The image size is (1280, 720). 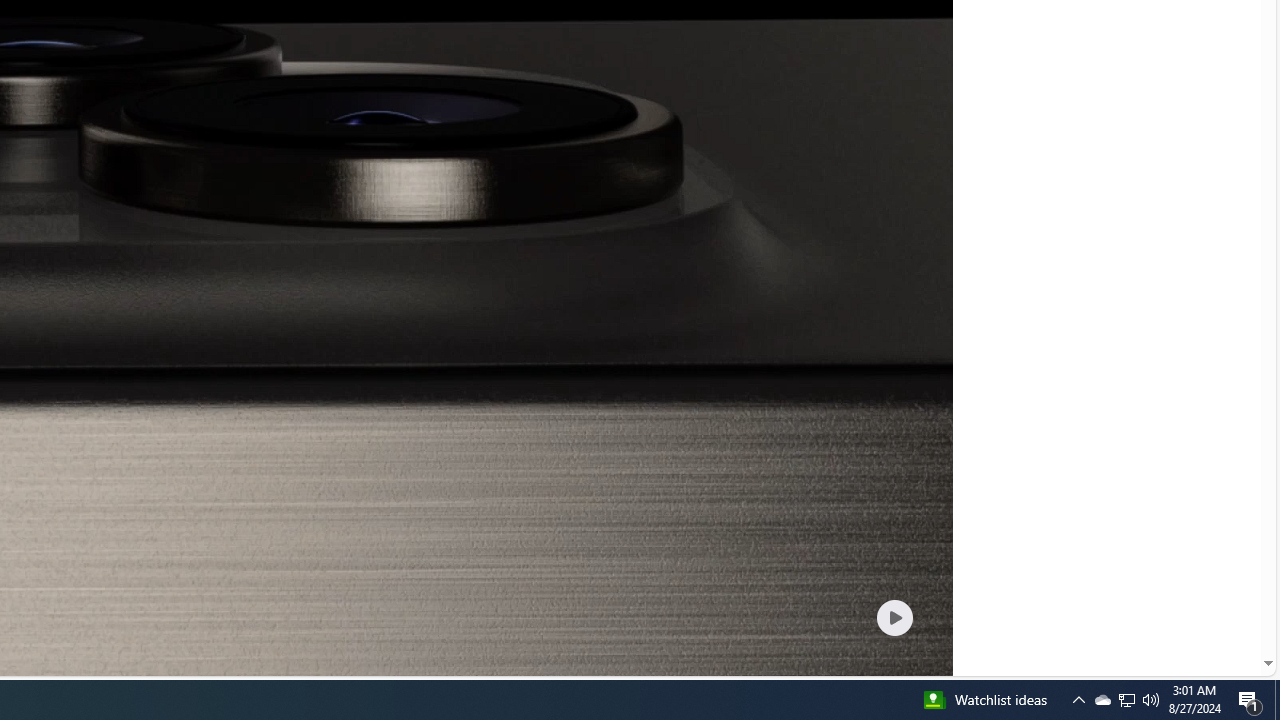 What do you see at coordinates (893, 616) in the screenshot?
I see `'Play welcome animation video'` at bounding box center [893, 616].